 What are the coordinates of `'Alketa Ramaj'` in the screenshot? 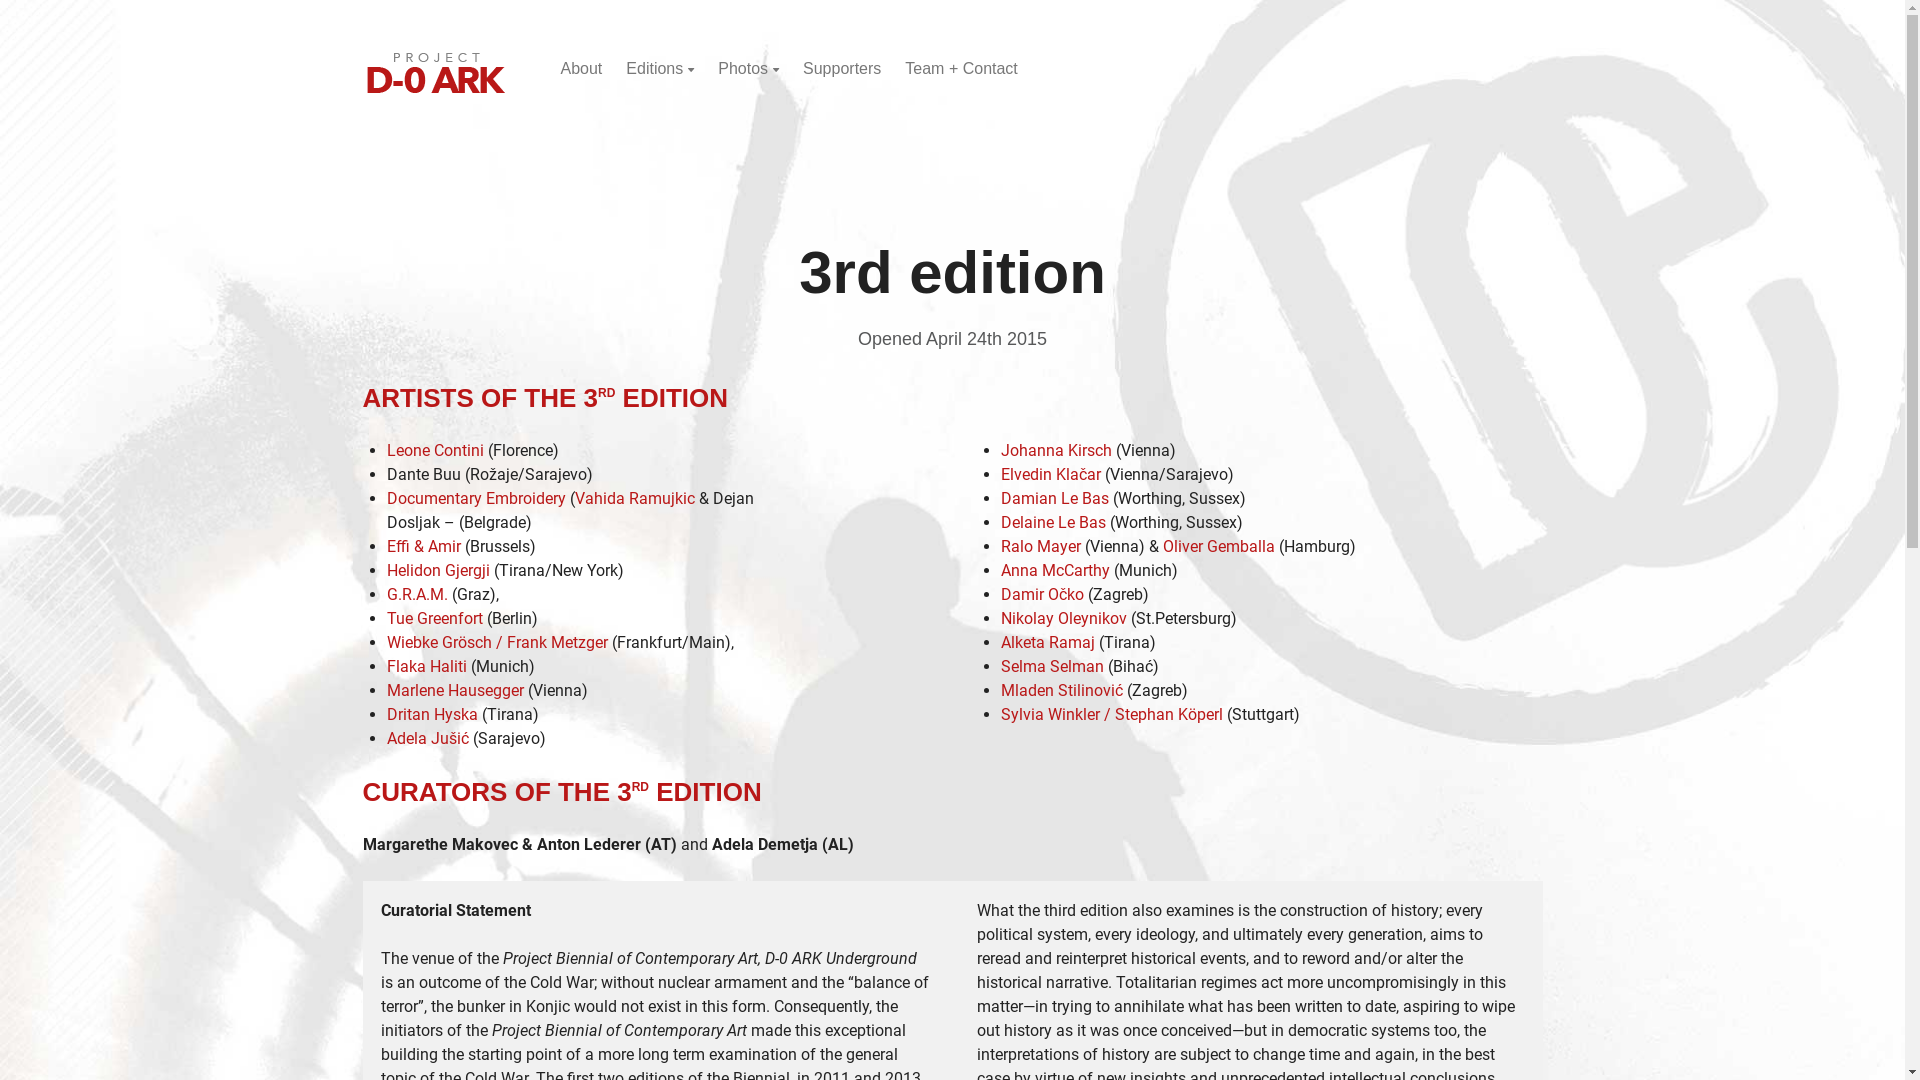 It's located at (999, 642).